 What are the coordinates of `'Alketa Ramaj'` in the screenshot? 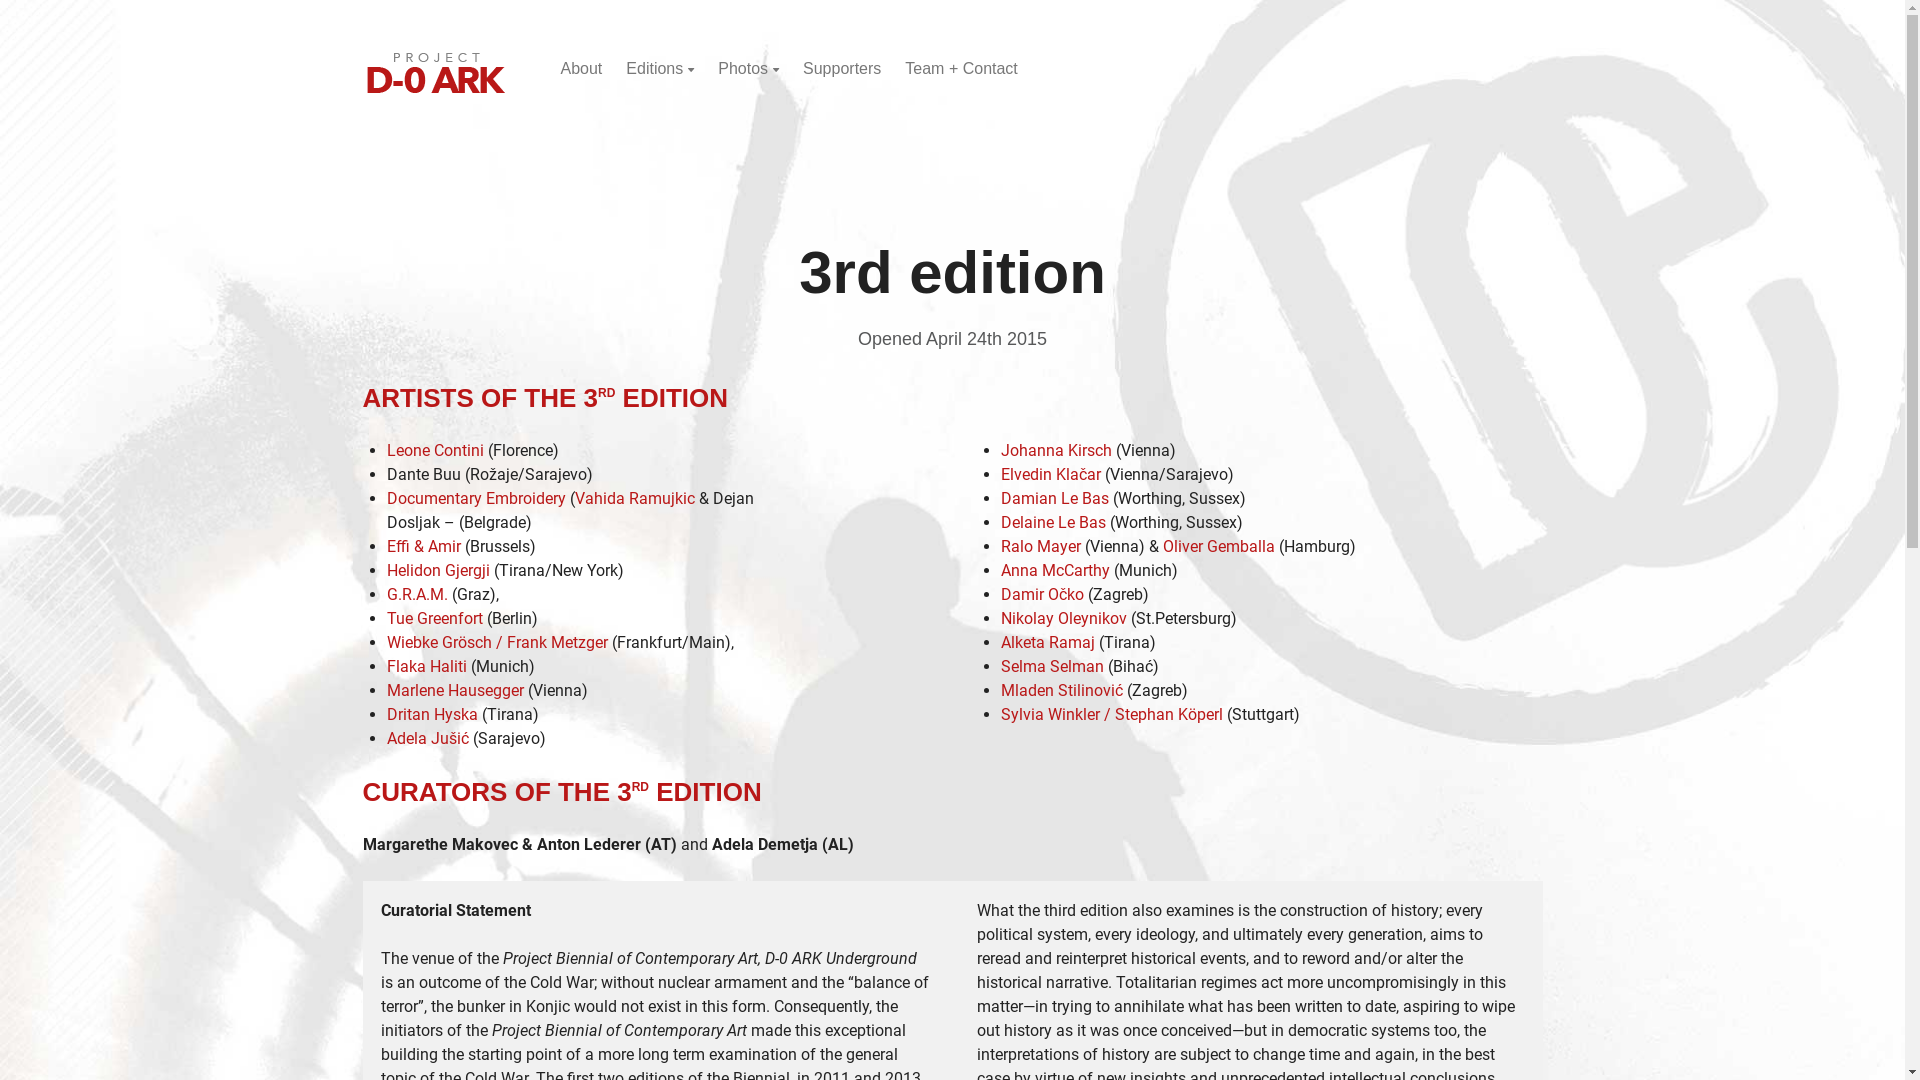 It's located at (999, 642).